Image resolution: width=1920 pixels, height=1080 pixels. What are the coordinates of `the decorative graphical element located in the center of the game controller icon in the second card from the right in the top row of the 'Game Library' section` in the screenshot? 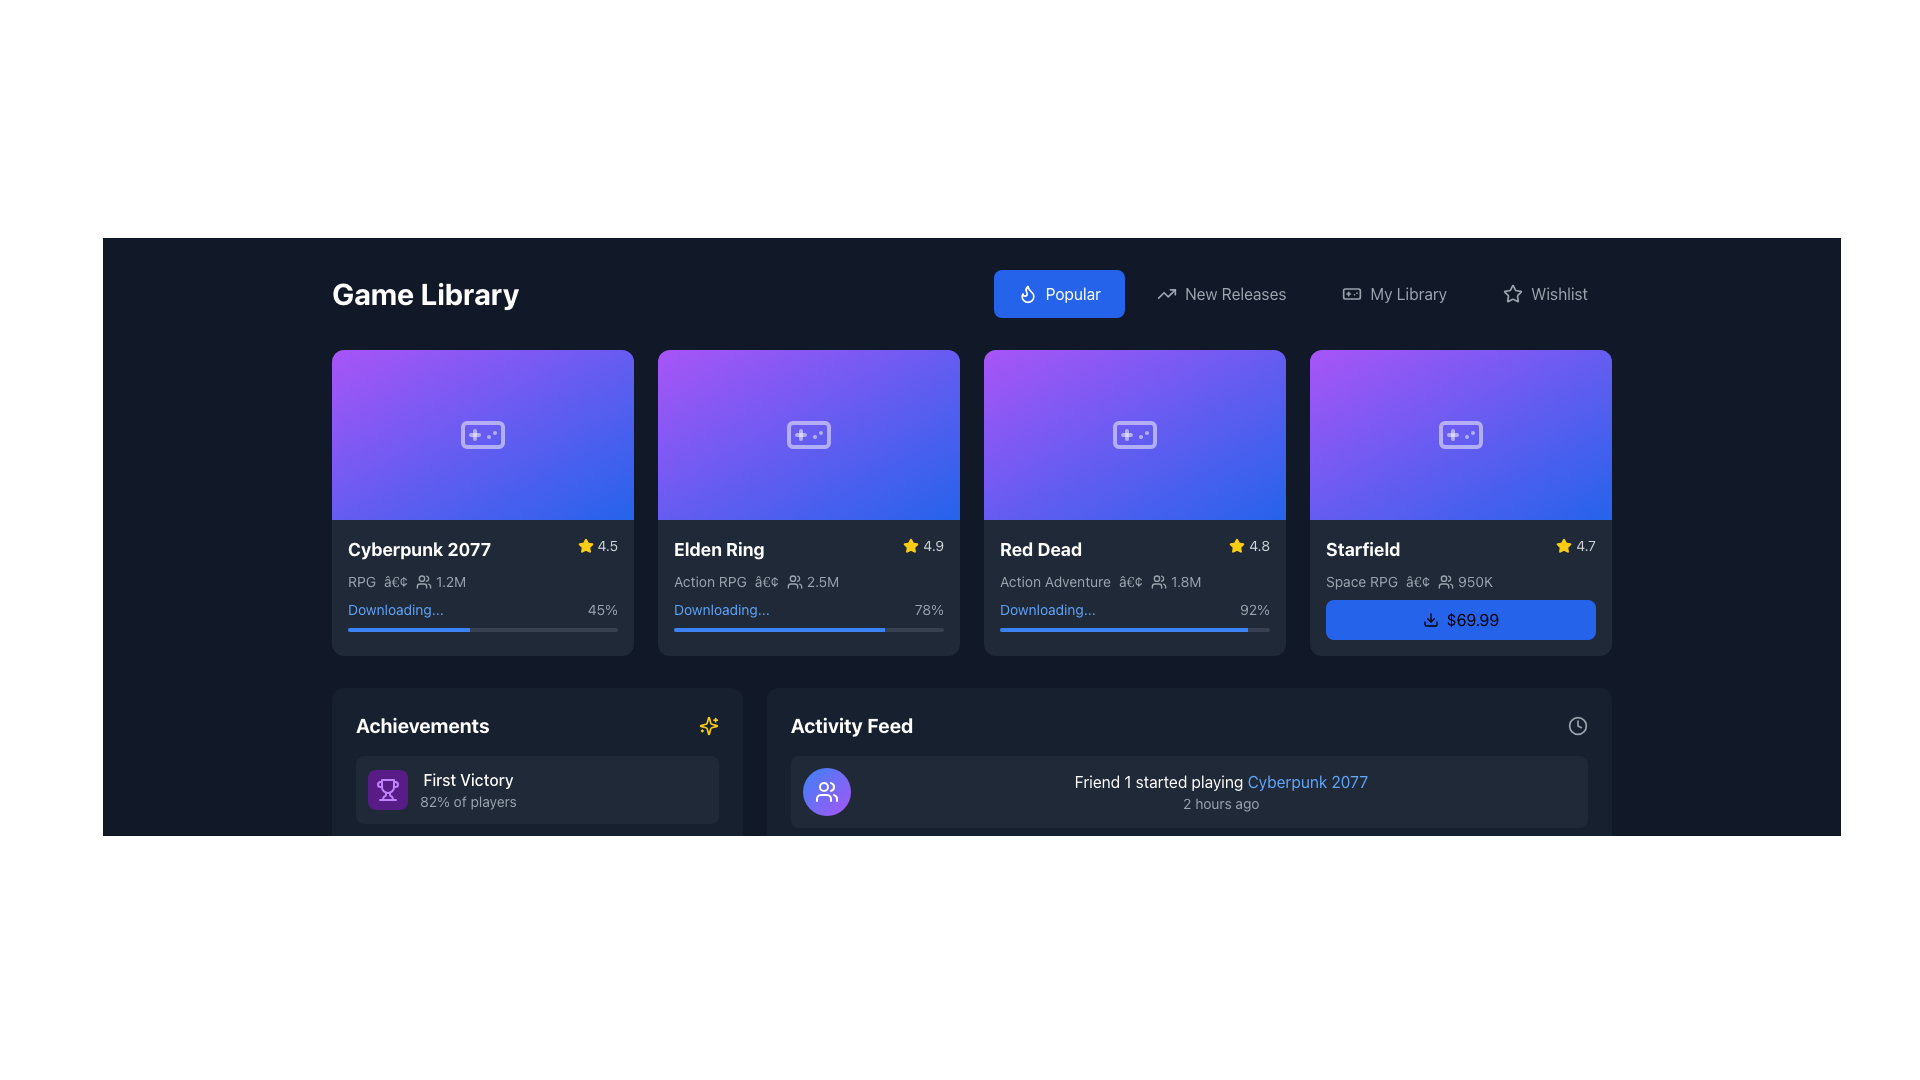 It's located at (1134, 433).